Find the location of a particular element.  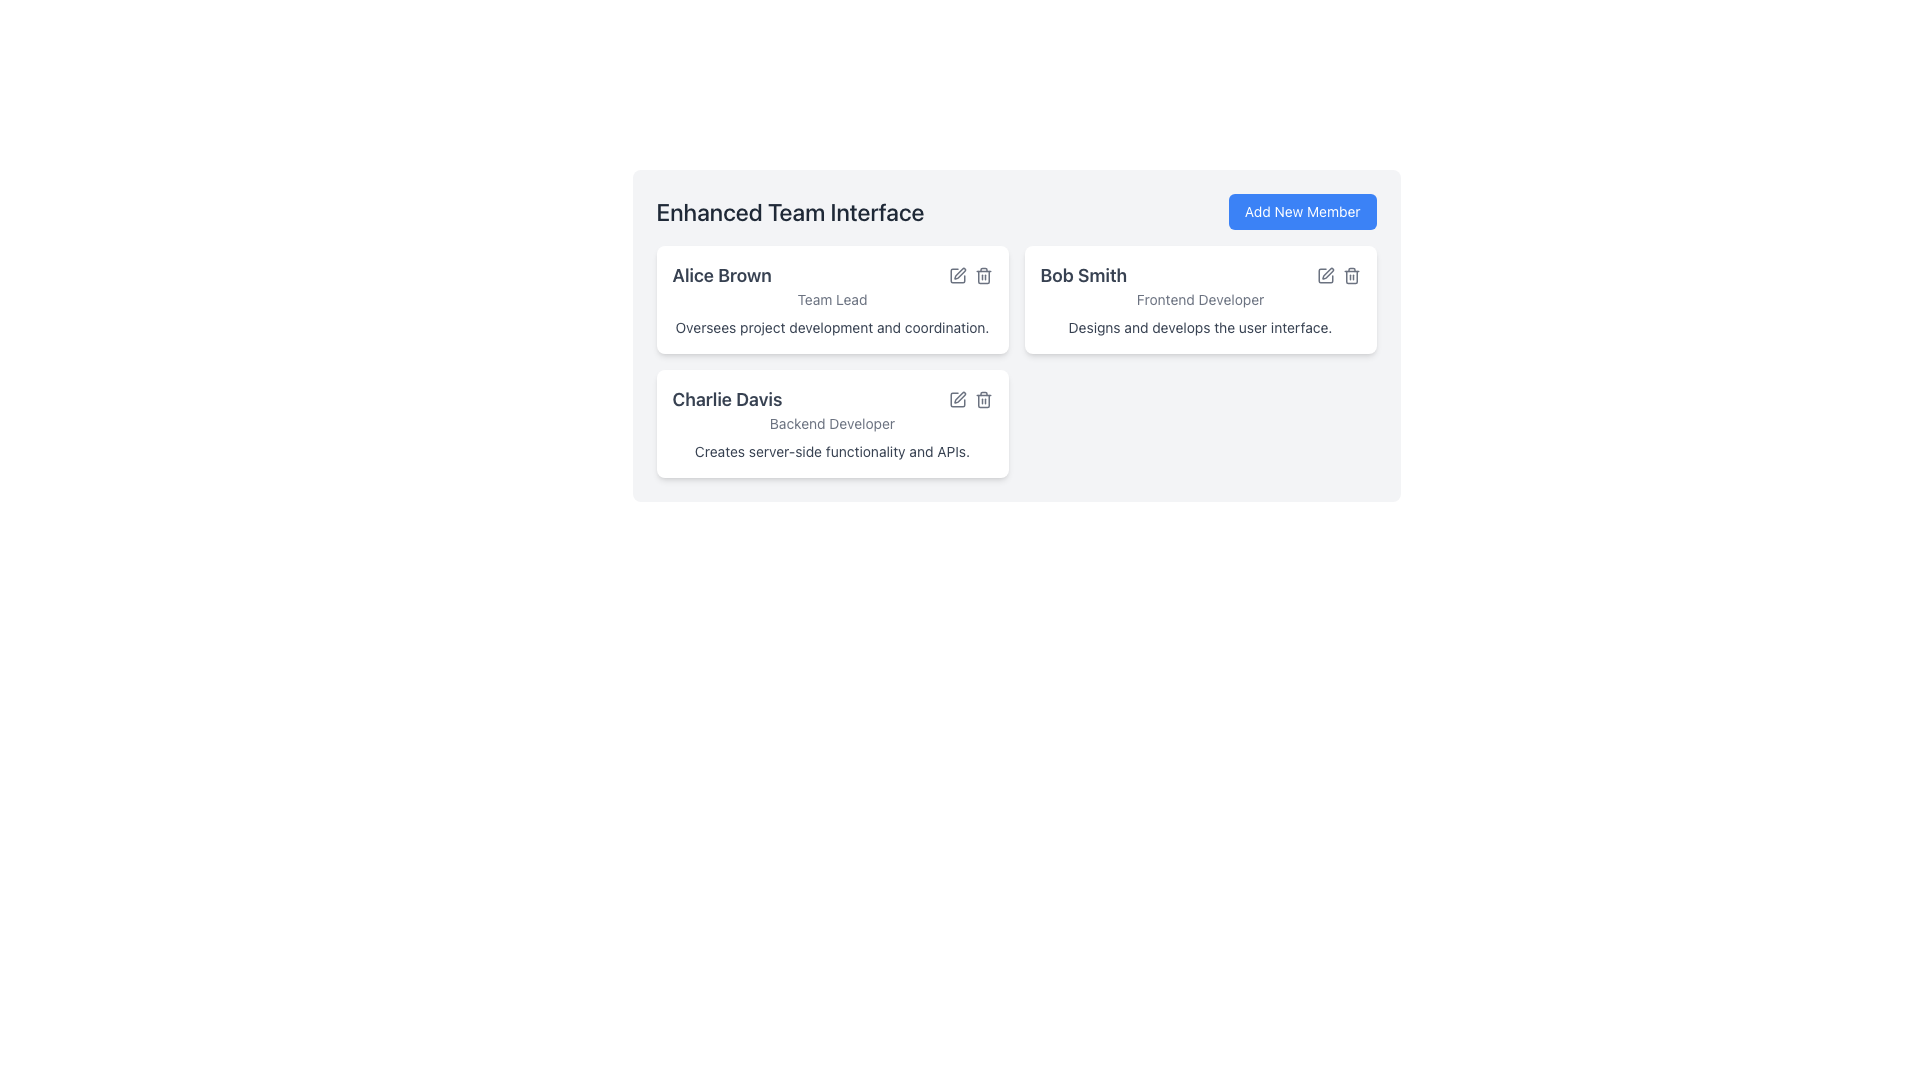

the edit icon in the Icon group with actions for 'Bob Smith' is located at coordinates (1338, 276).